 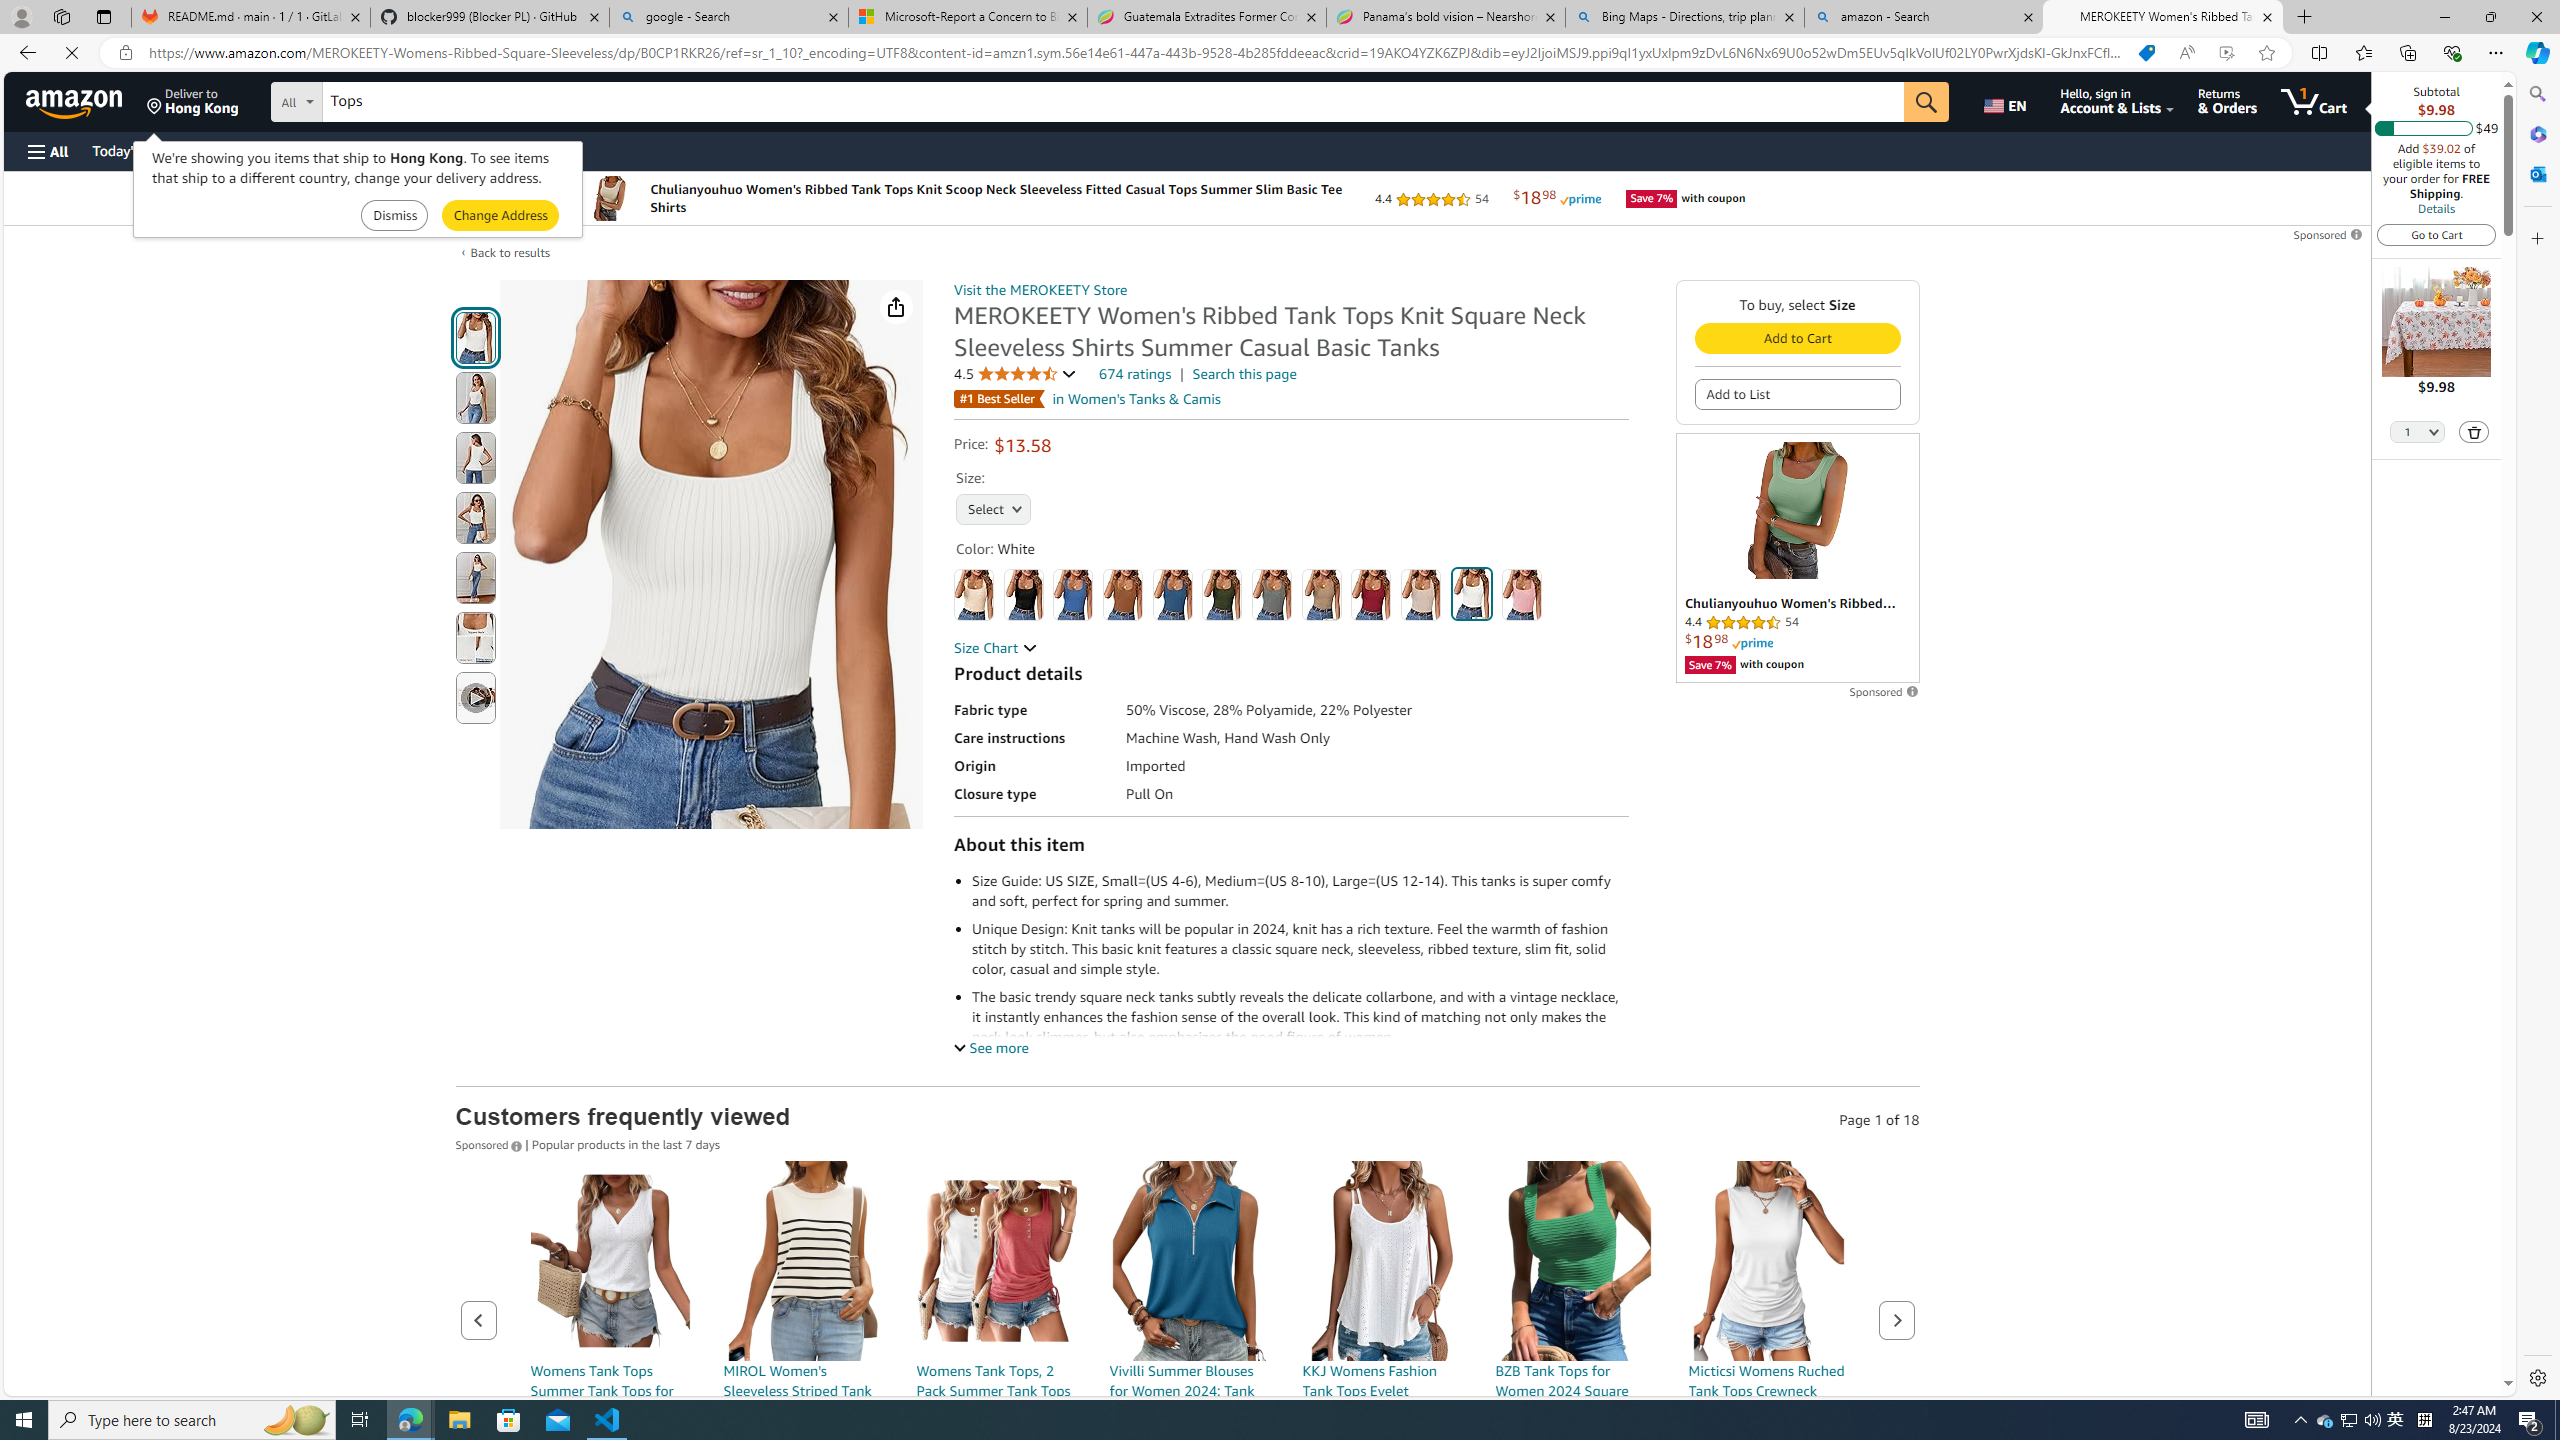 What do you see at coordinates (1924, 16) in the screenshot?
I see `'amazon - Search'` at bounding box center [1924, 16].